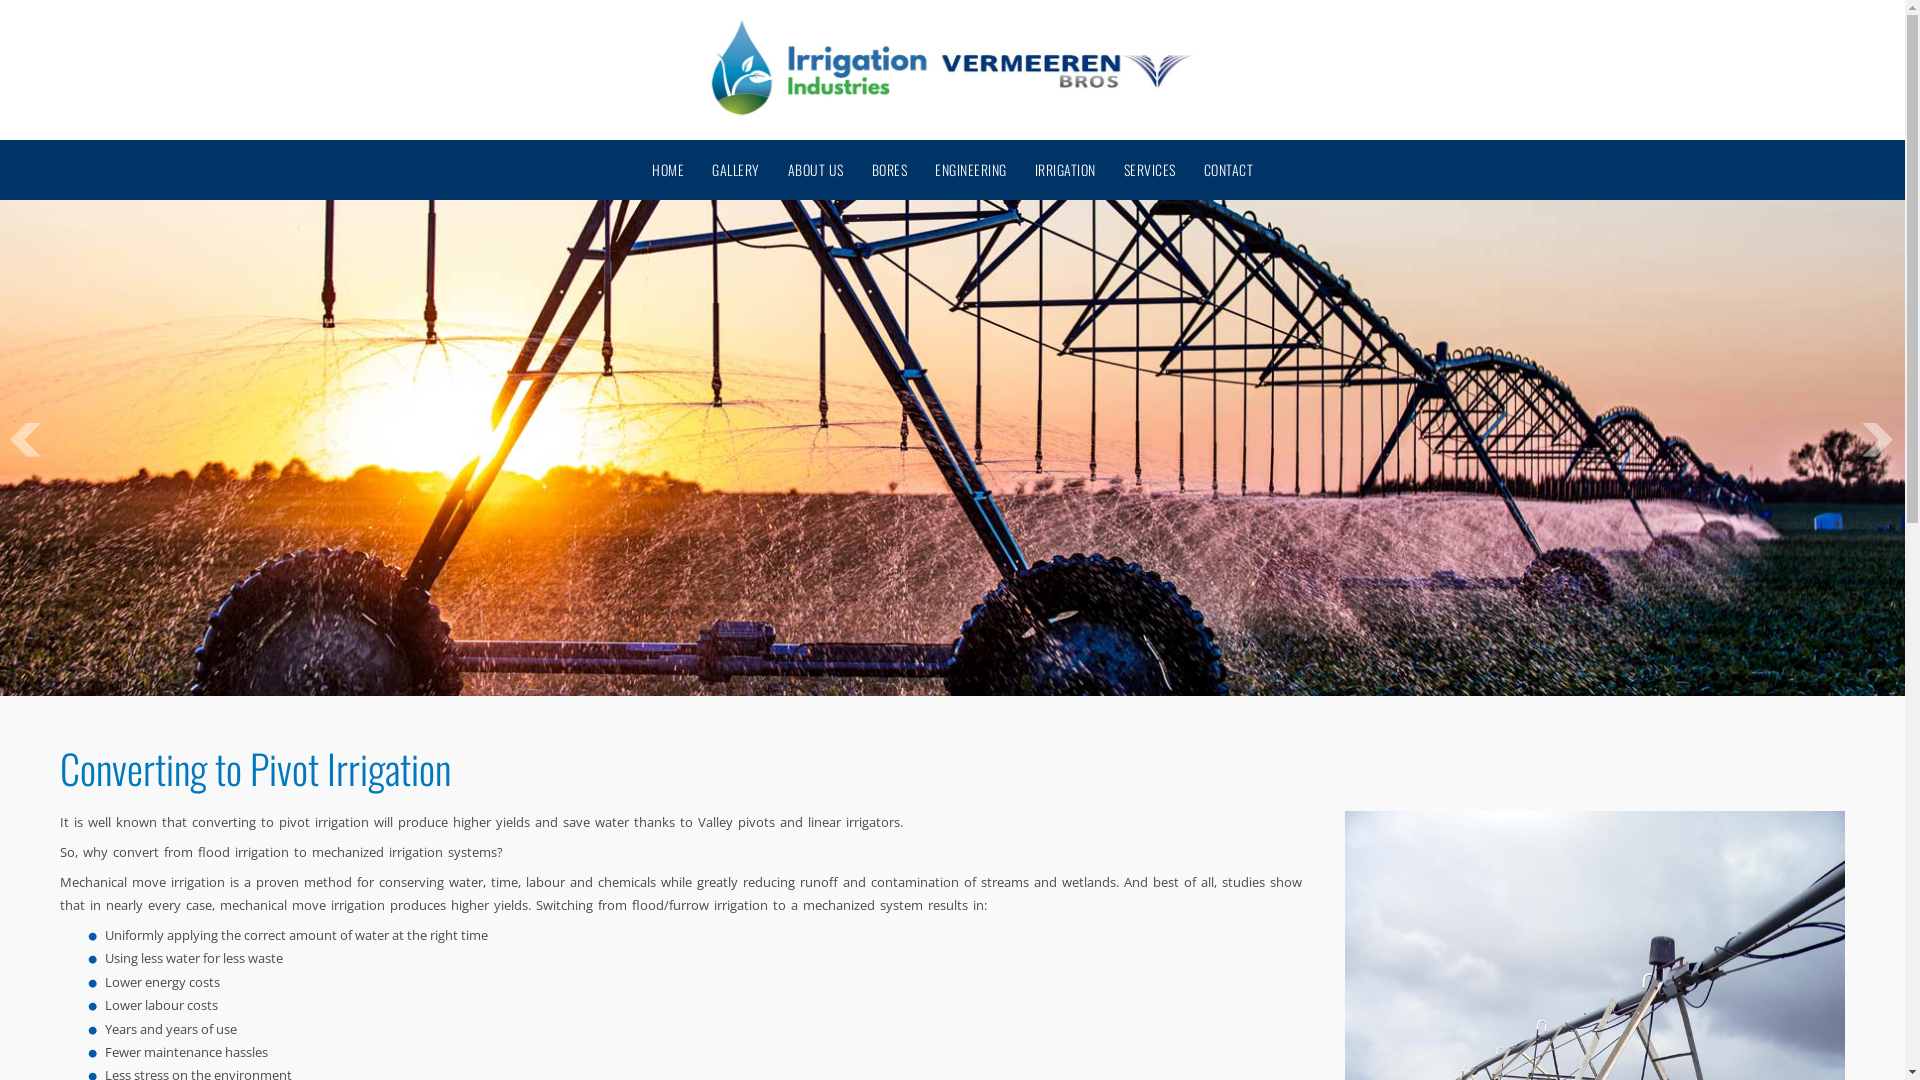 The height and width of the screenshot is (1080, 1920). Describe the element at coordinates (970, 168) in the screenshot. I see `'ENGINEERING'` at that location.